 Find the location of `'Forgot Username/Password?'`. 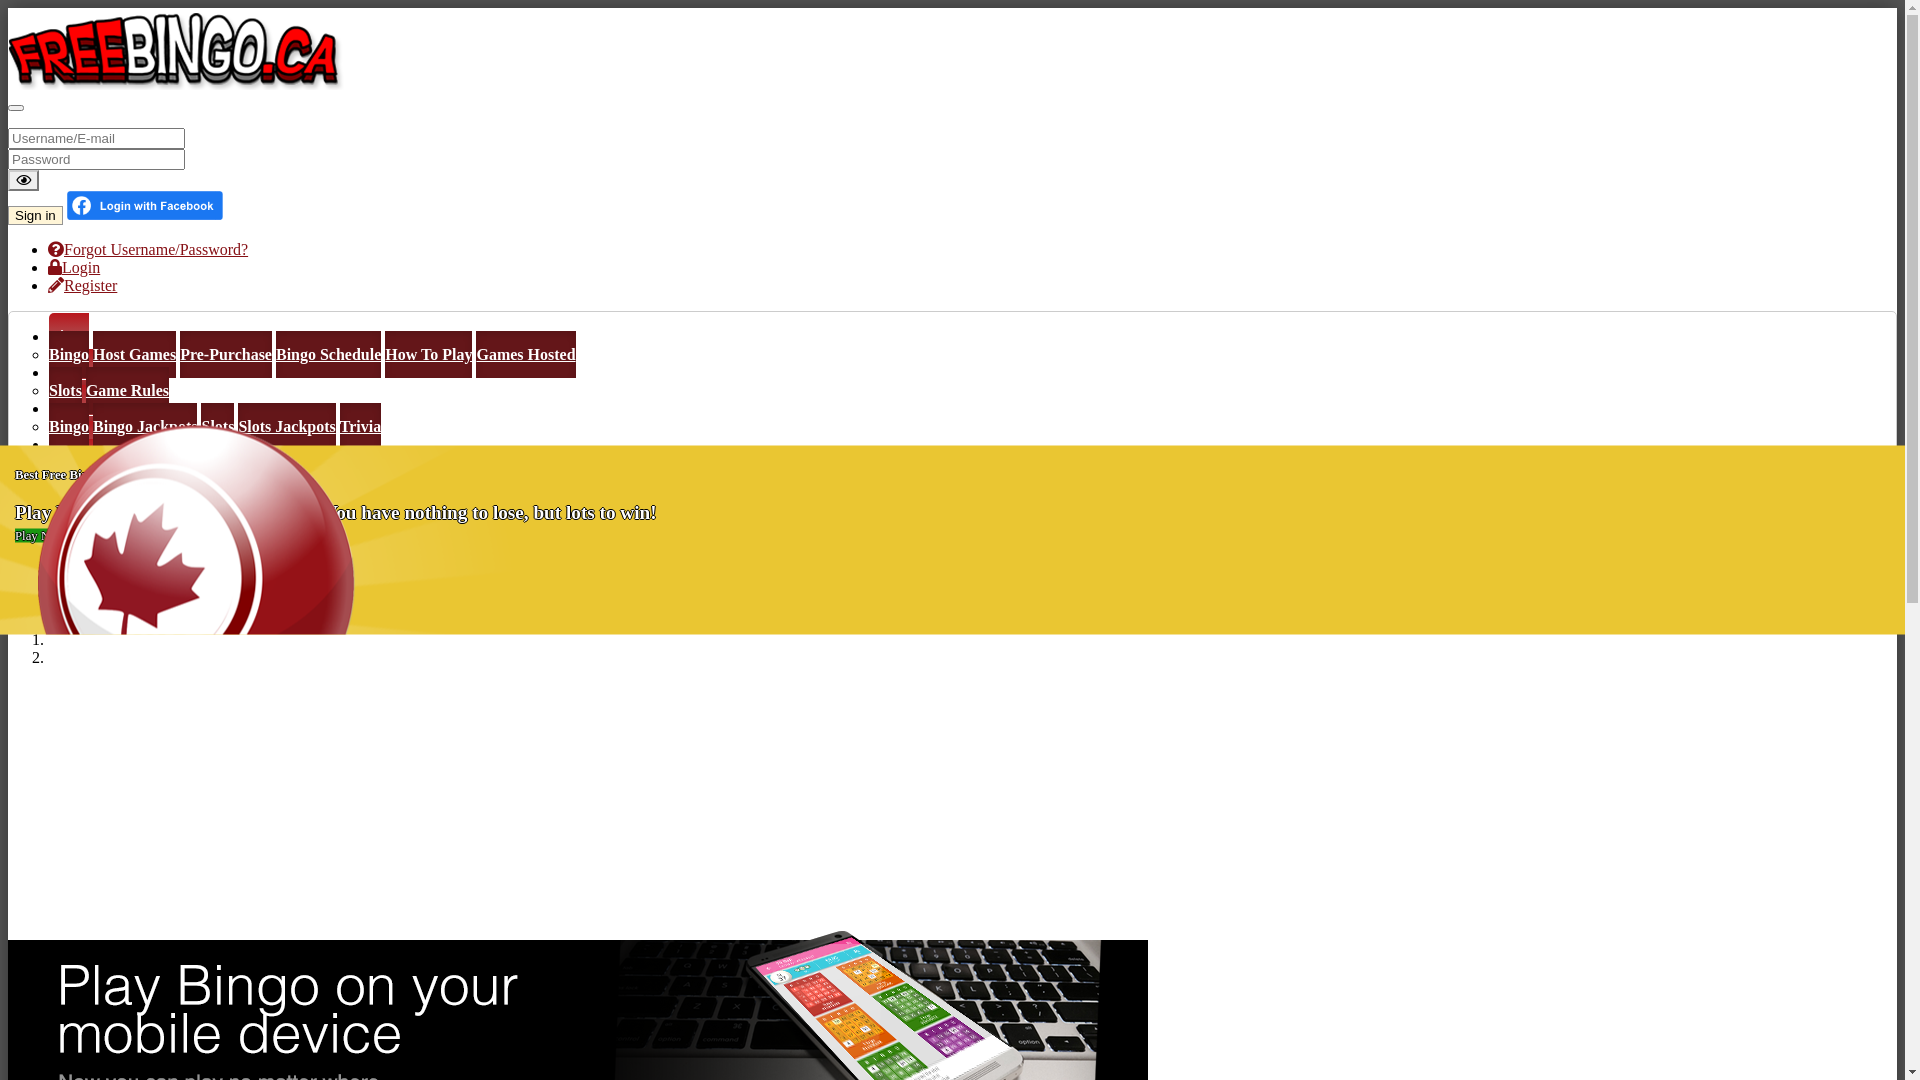

'Forgot Username/Password?' is located at coordinates (48, 248).